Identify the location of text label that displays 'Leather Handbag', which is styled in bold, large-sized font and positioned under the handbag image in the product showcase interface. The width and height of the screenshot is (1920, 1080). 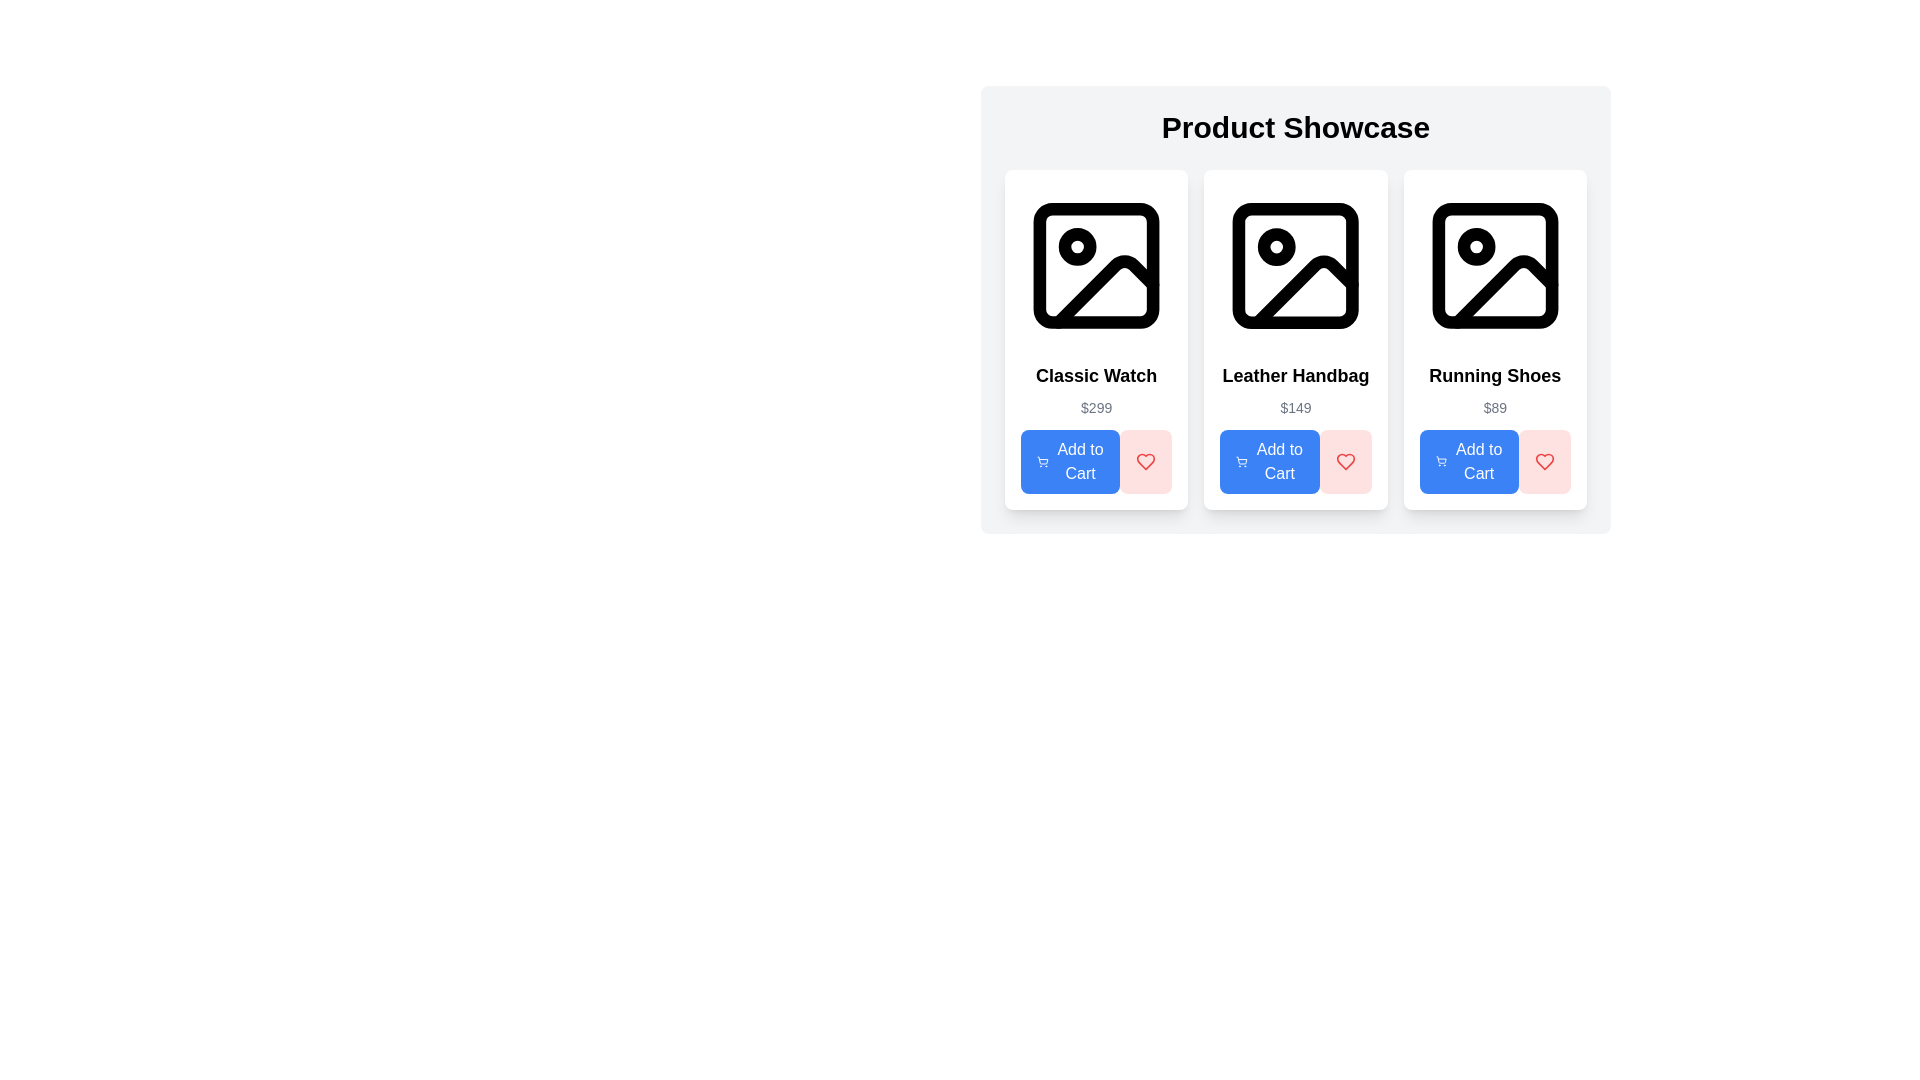
(1296, 375).